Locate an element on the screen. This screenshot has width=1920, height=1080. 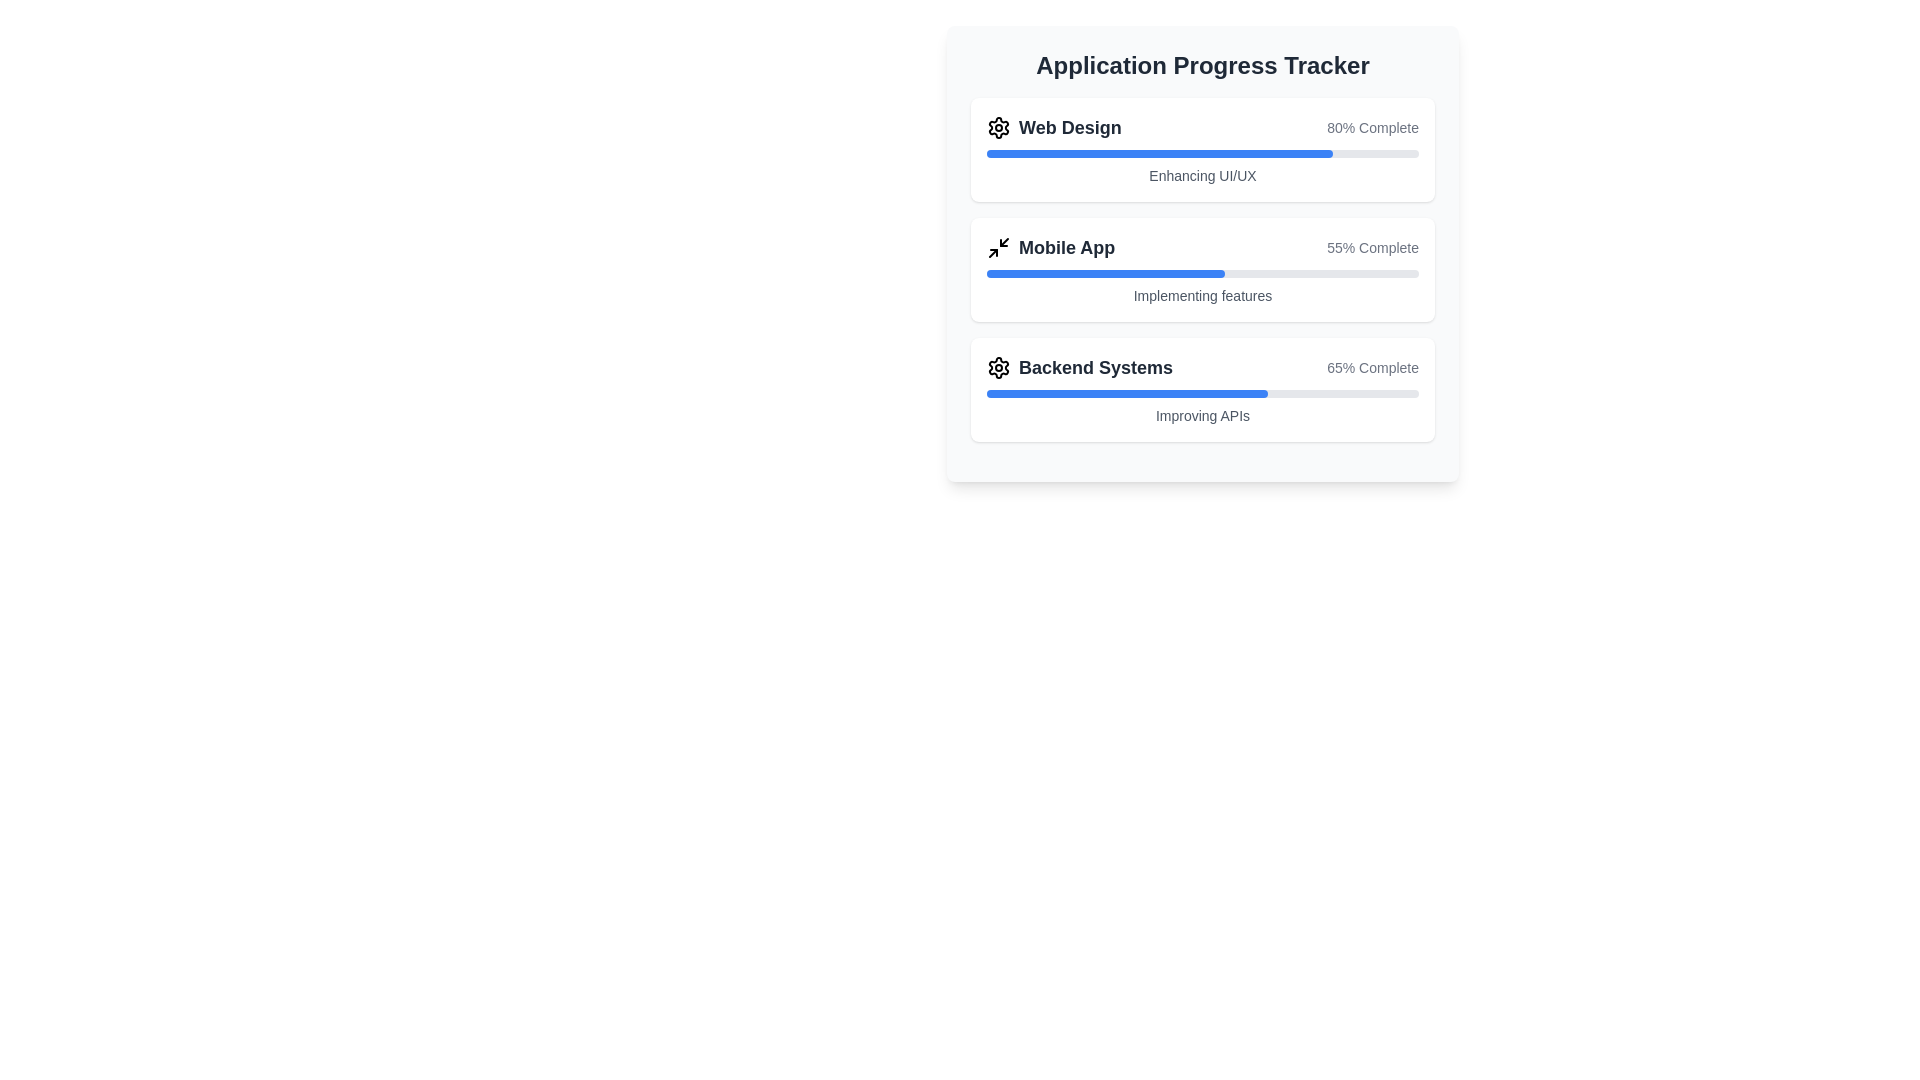
the text label that says 'Implementing features', which is styled in small gray text and located under the progress bar of the 'Mobile App' section in the 'Application Progress Tracker' is located at coordinates (1202, 296).